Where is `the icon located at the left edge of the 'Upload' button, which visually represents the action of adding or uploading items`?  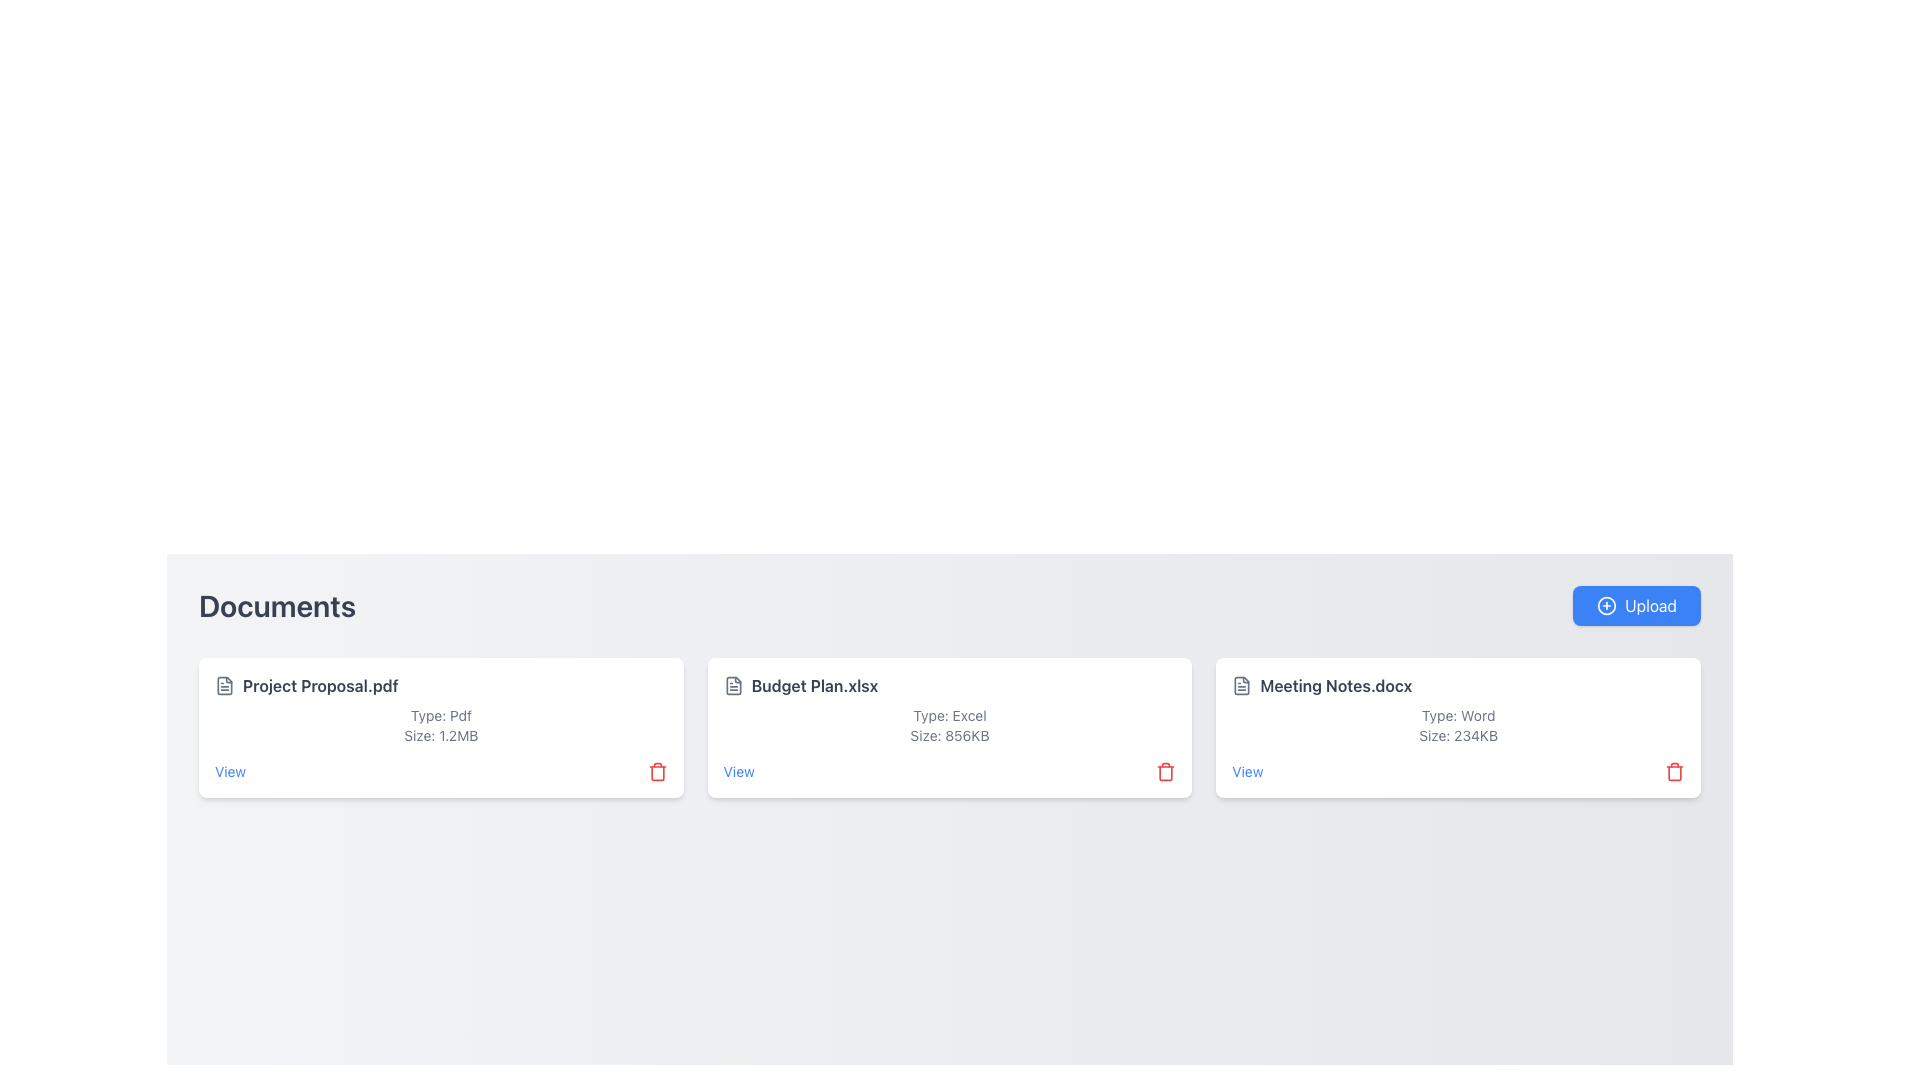 the icon located at the left edge of the 'Upload' button, which visually represents the action of adding or uploading items is located at coordinates (1607, 604).